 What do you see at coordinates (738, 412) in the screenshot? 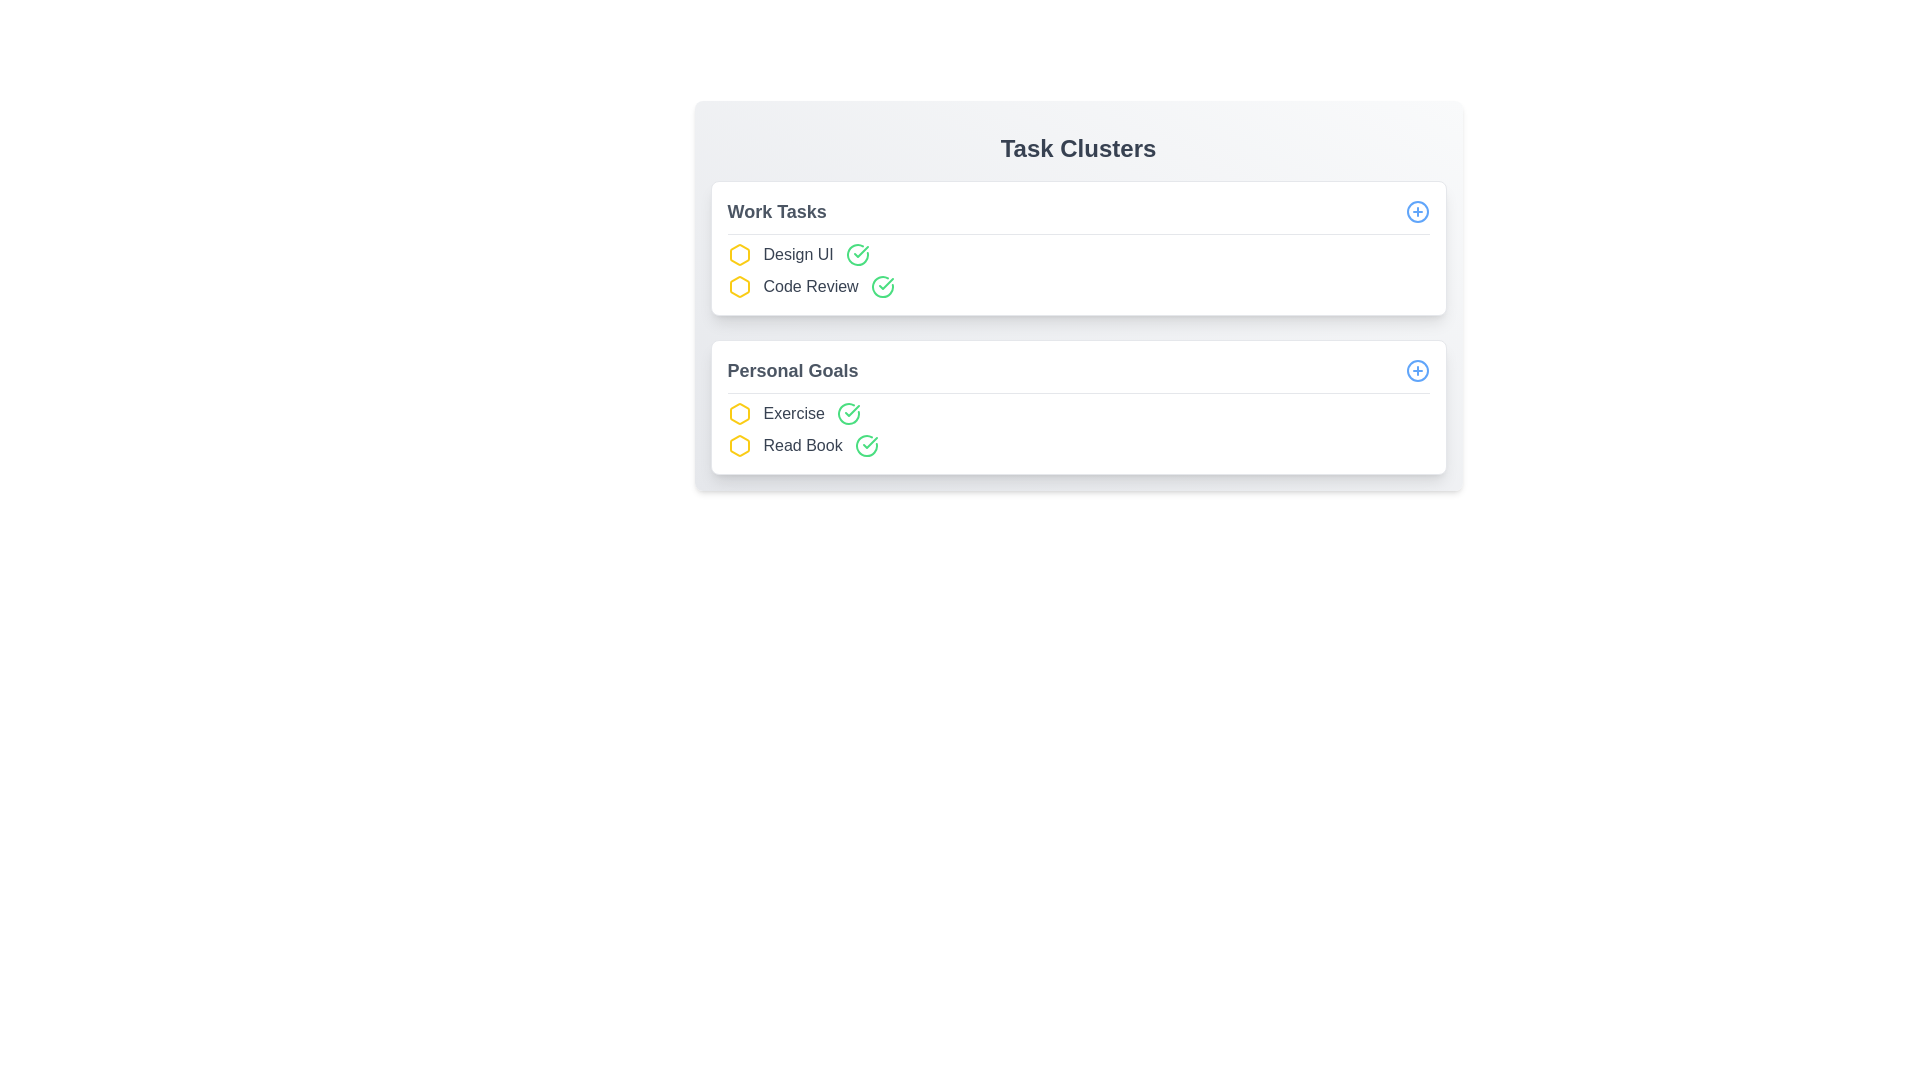
I see `the icon associated with Exercise` at bounding box center [738, 412].